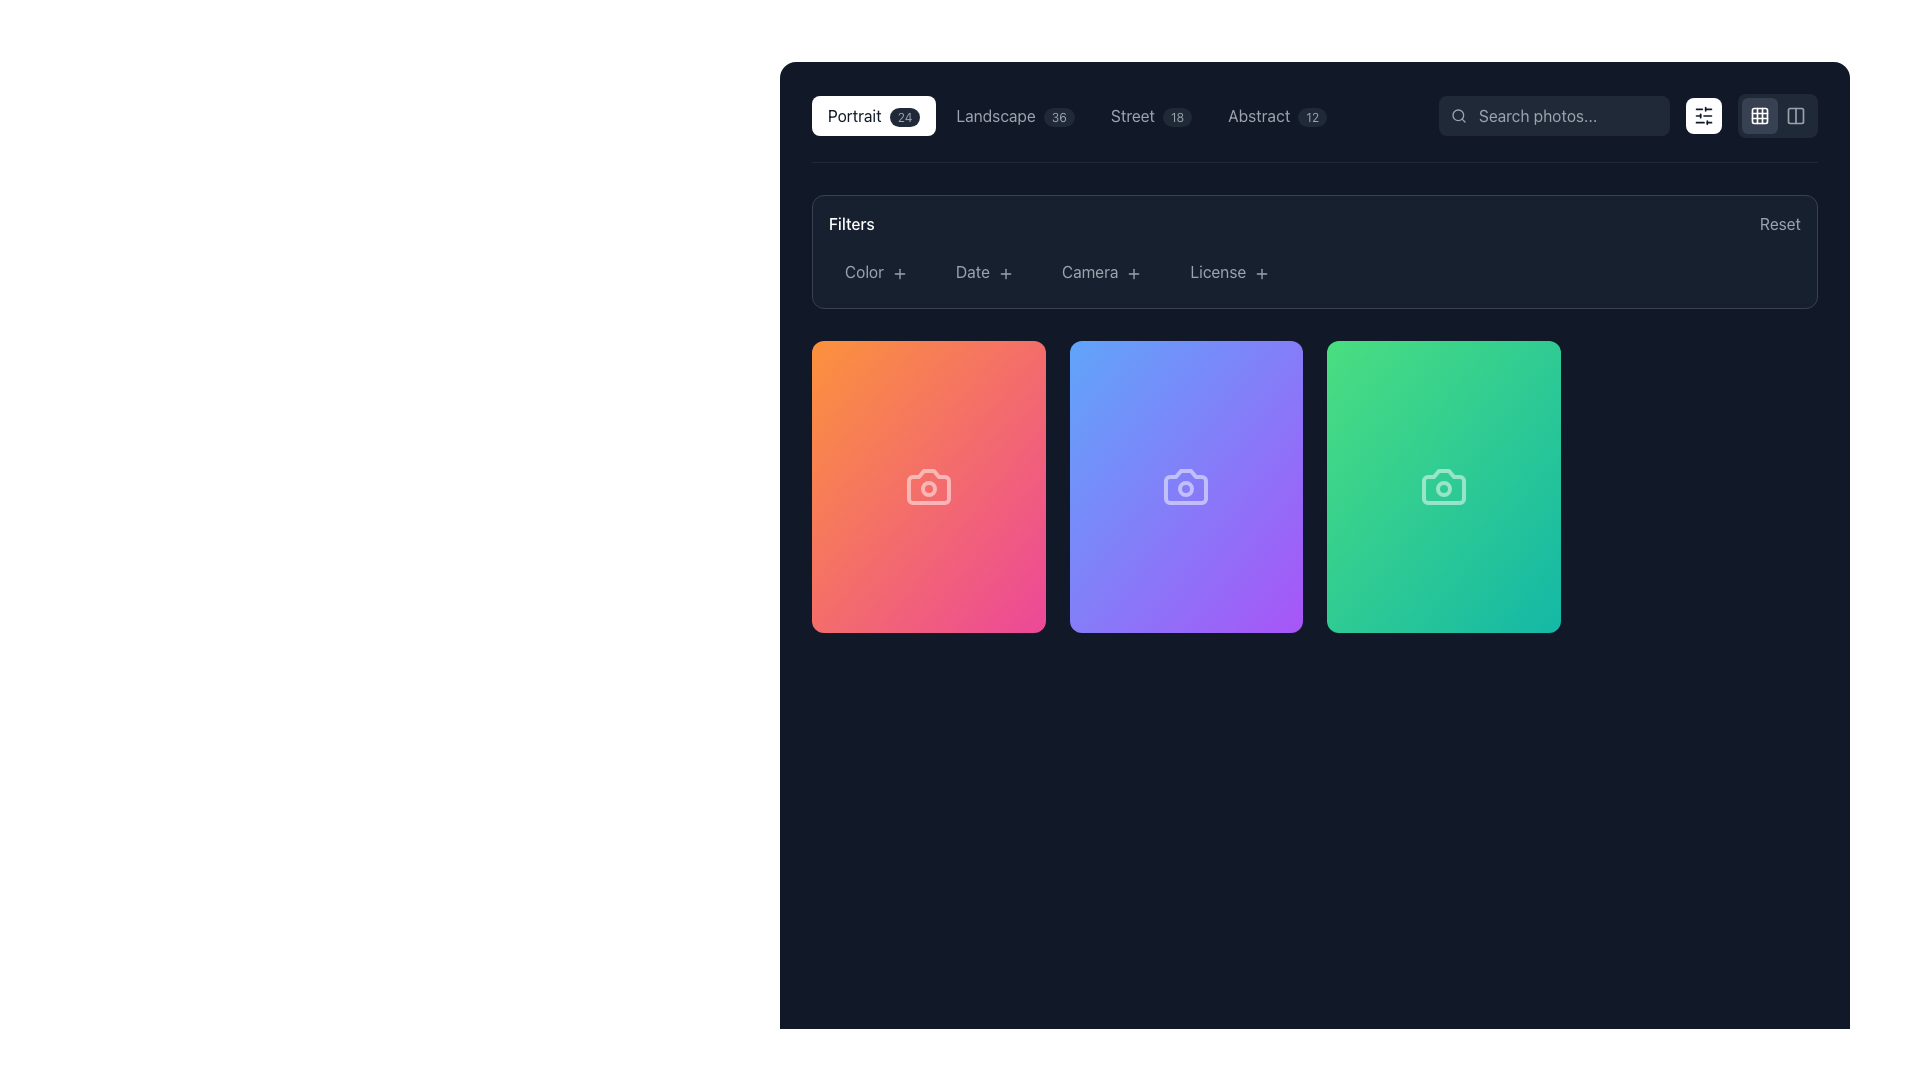 The image size is (1920, 1080). I want to click on the small, rounded rectangle icon in the top-left corner of the 3x3 grid layout located in the upper-right corner of the application interface, so click(1760, 115).